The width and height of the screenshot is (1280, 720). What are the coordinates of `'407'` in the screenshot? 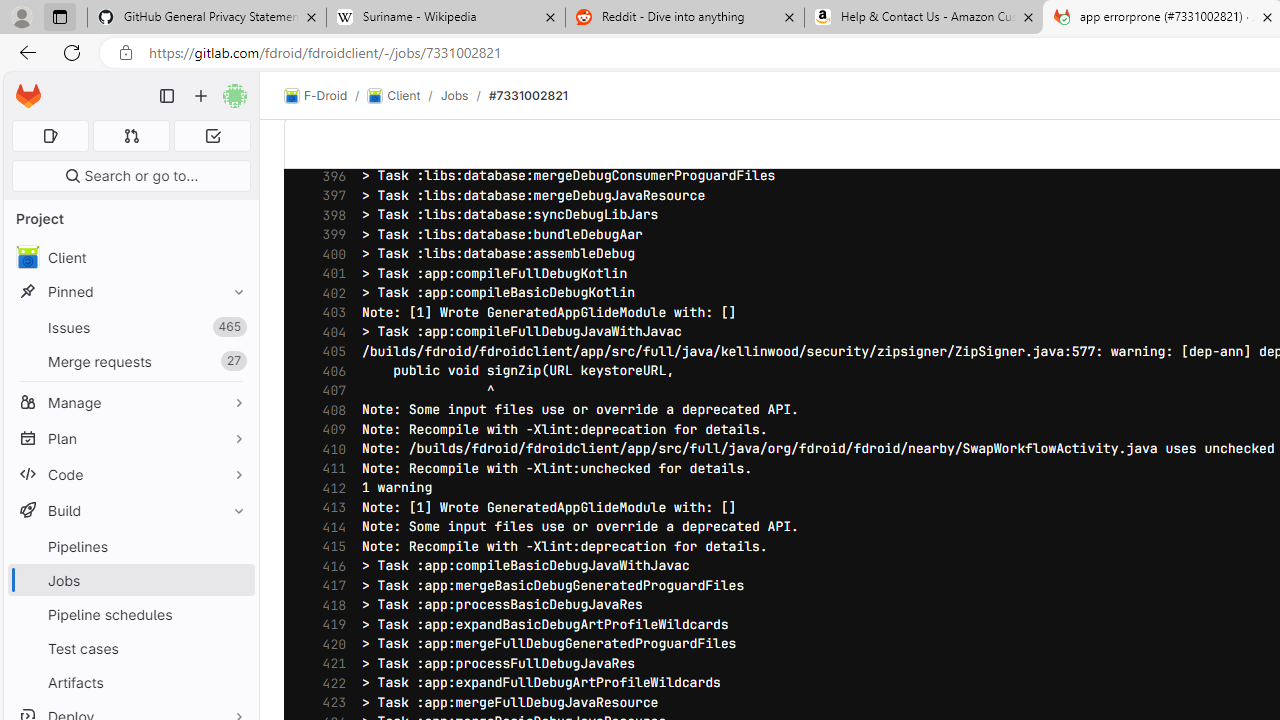 It's located at (329, 390).